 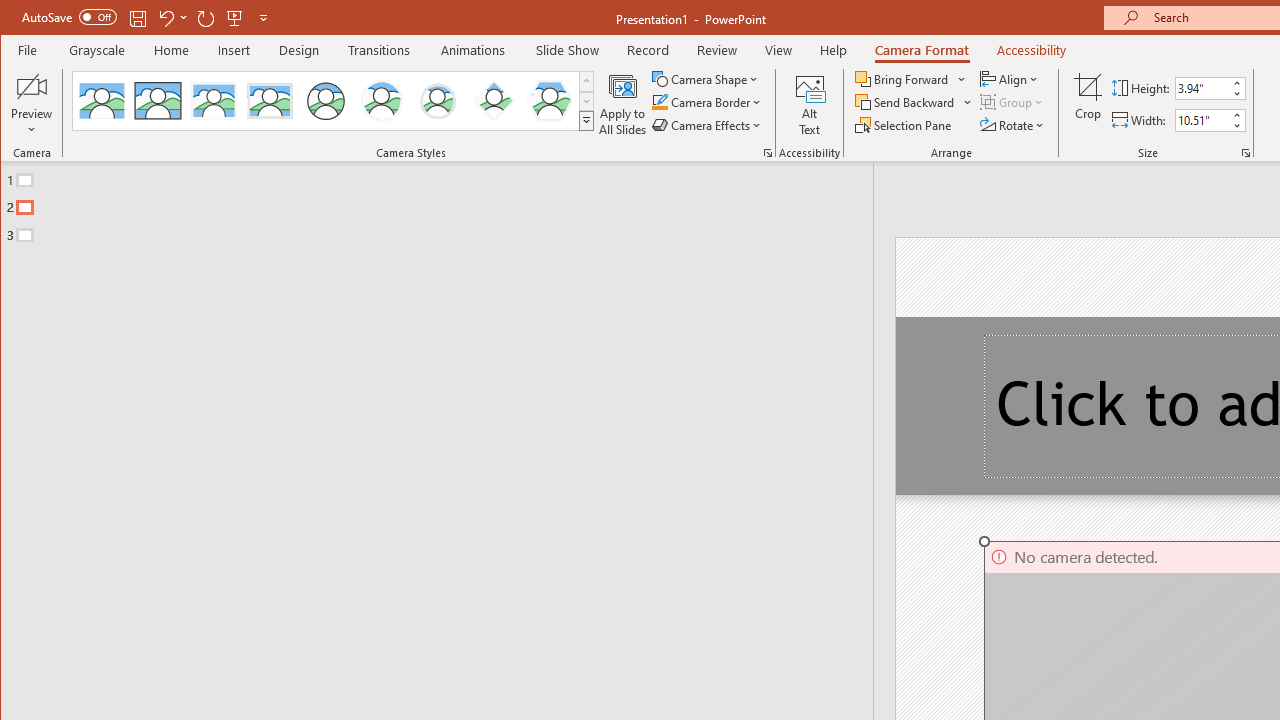 What do you see at coordinates (32, 85) in the screenshot?
I see `'Enable Camera Preview'` at bounding box center [32, 85].